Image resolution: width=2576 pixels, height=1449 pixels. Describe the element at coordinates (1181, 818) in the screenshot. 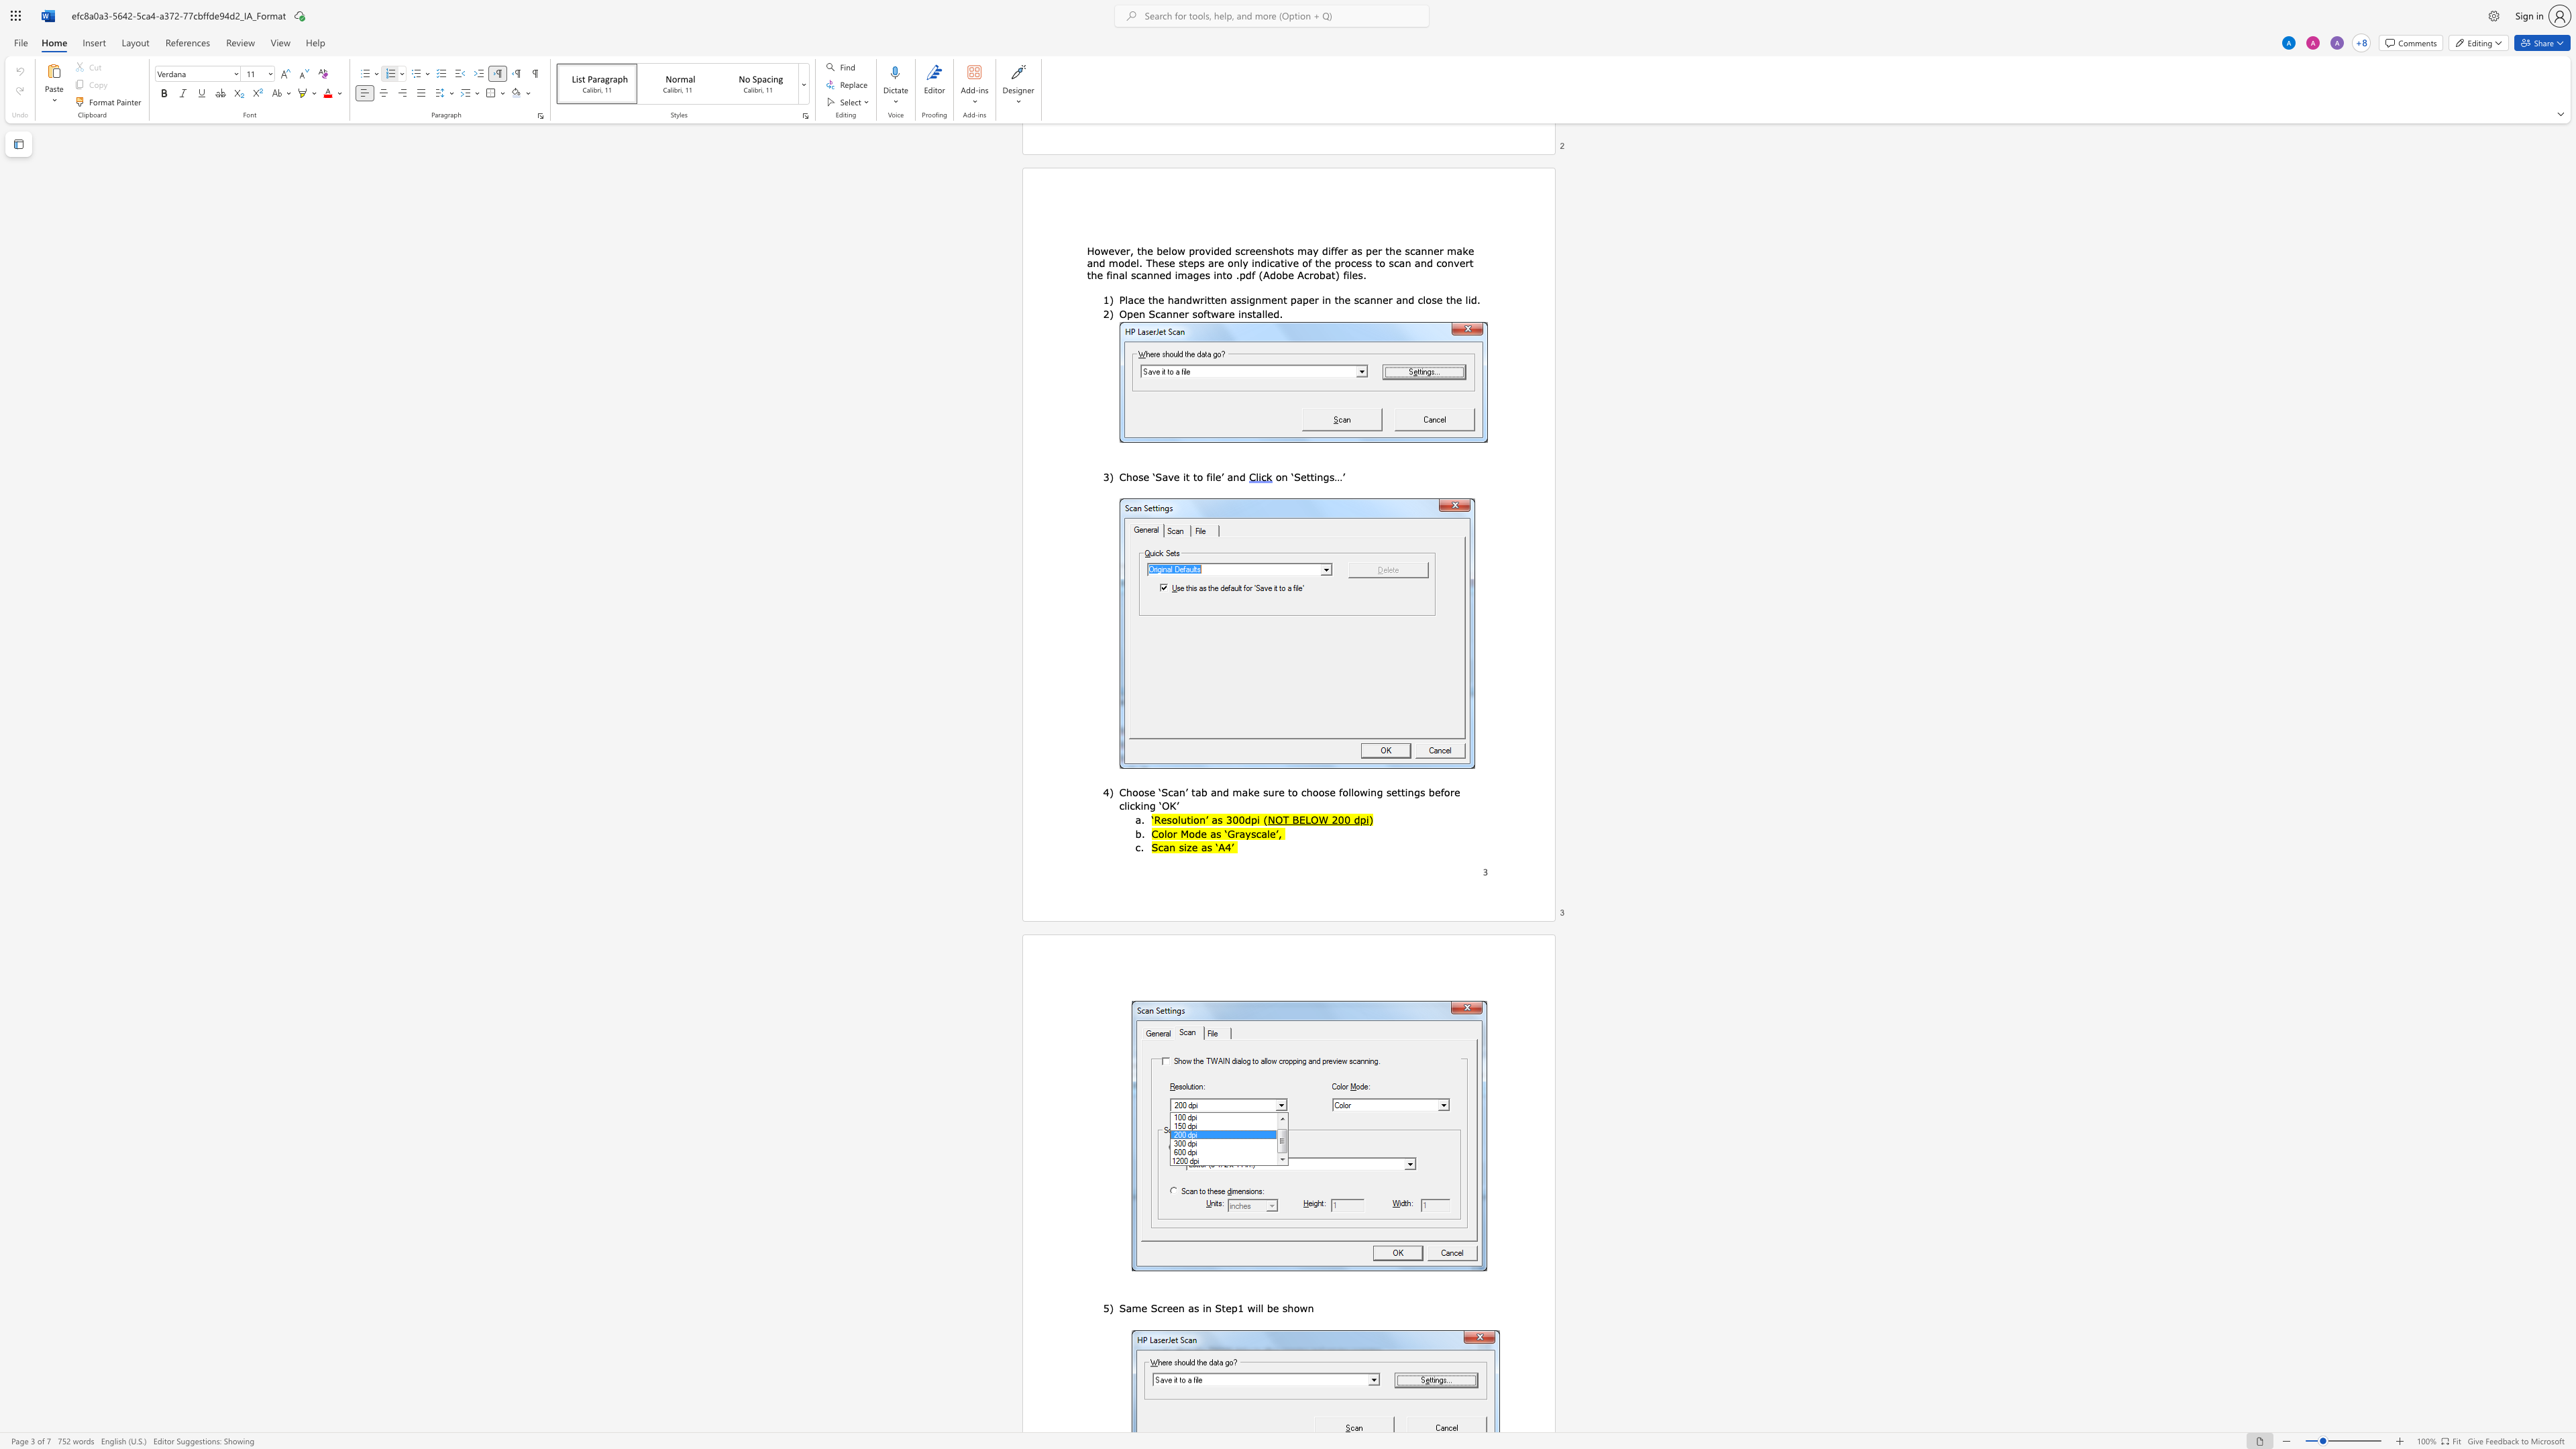

I see `the space between the continuous character "l" and "u" in the text` at that location.